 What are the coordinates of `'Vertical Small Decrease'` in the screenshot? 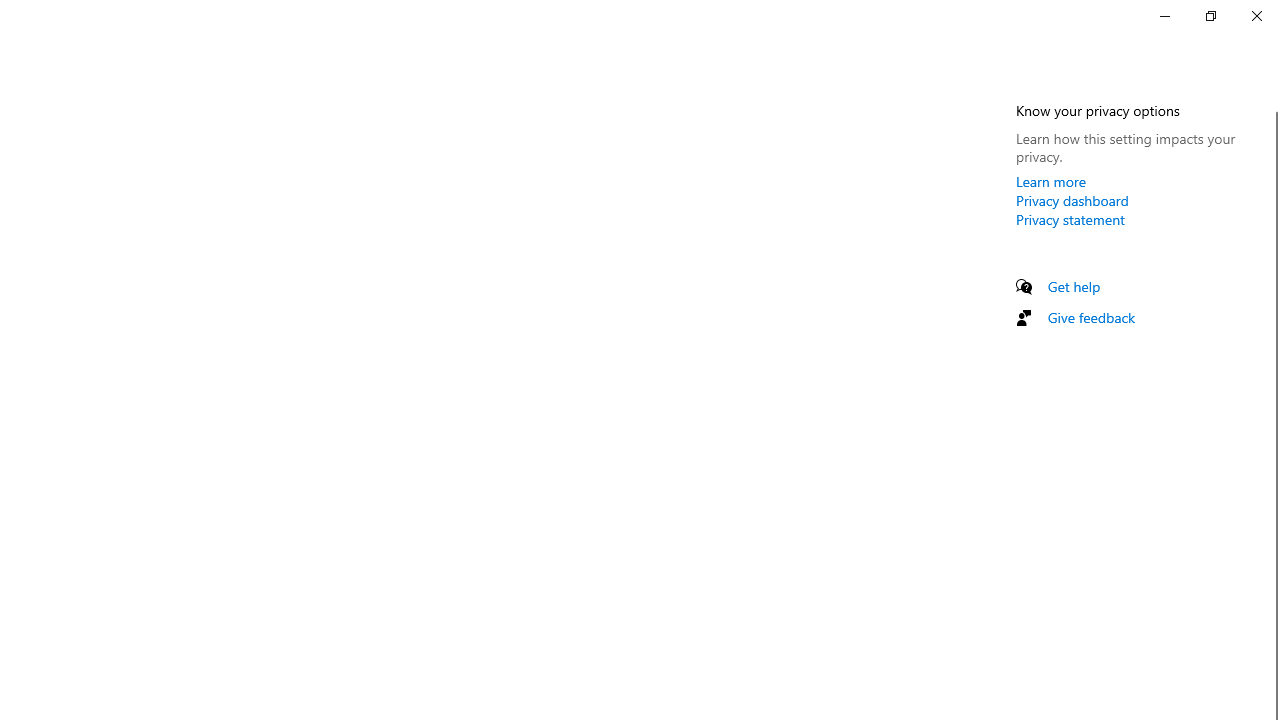 It's located at (1271, 104).